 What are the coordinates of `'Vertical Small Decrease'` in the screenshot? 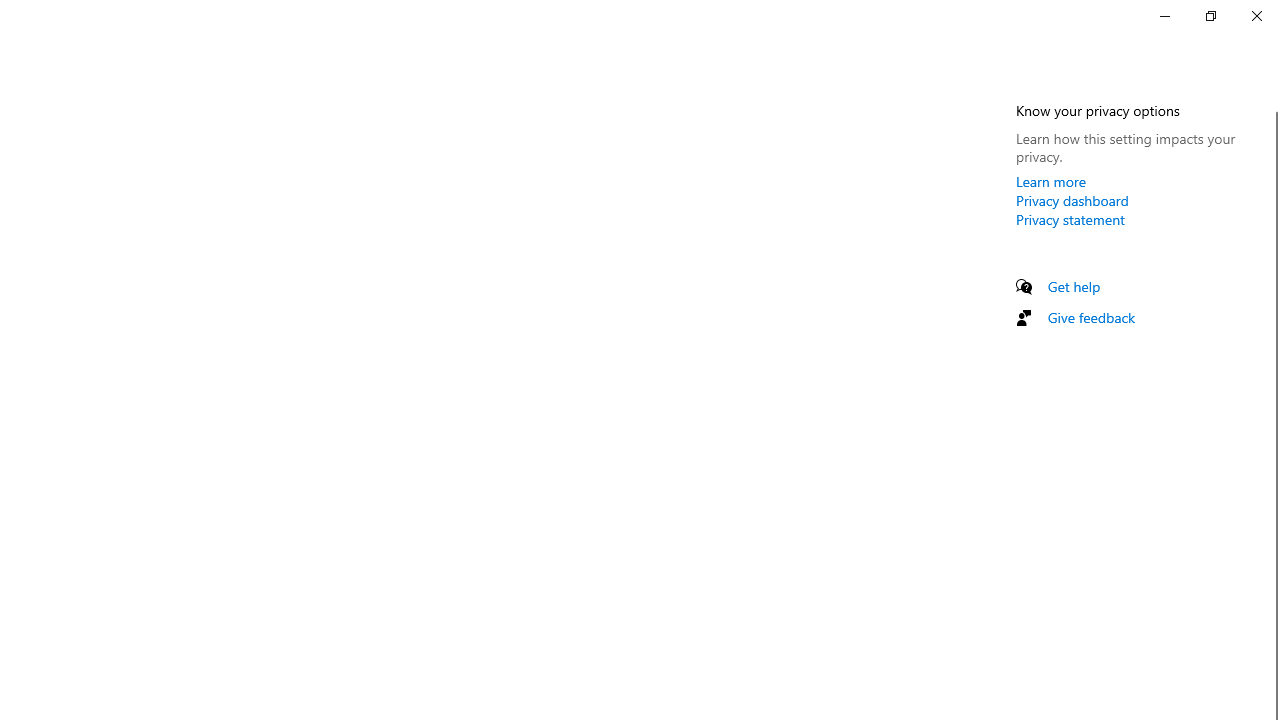 It's located at (1271, 104).